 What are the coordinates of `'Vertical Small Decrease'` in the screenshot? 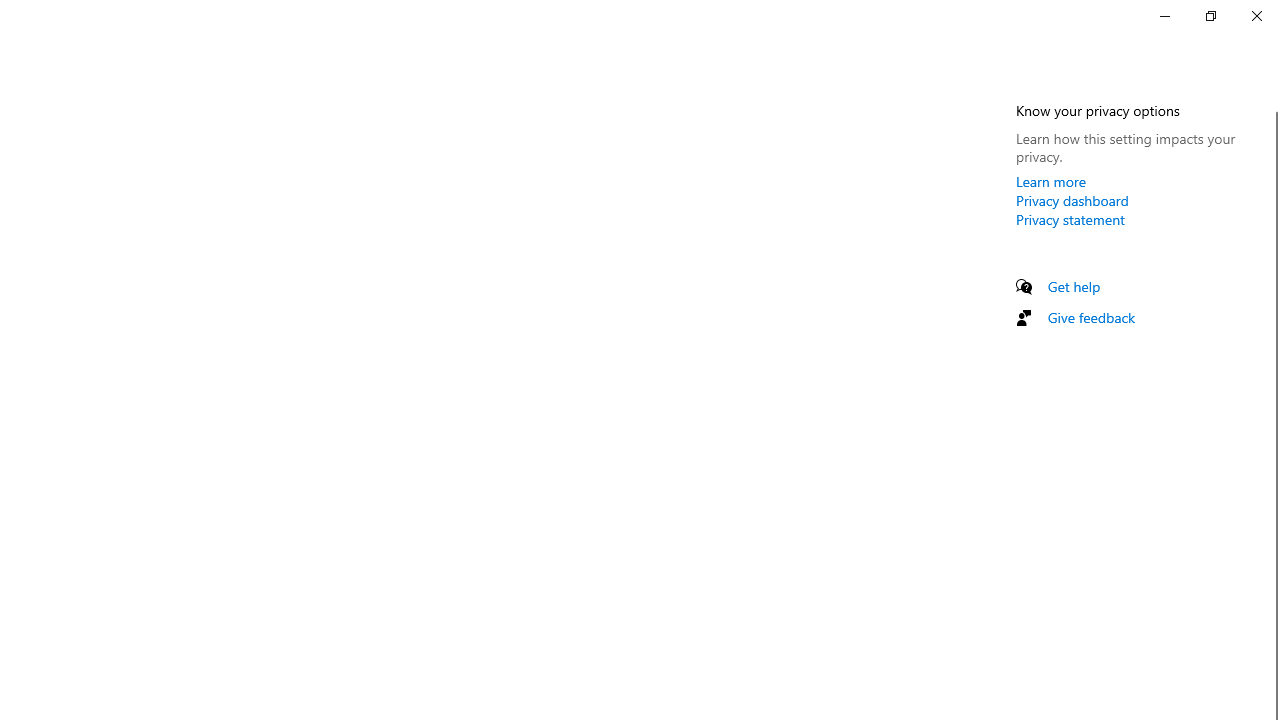 It's located at (1271, 104).